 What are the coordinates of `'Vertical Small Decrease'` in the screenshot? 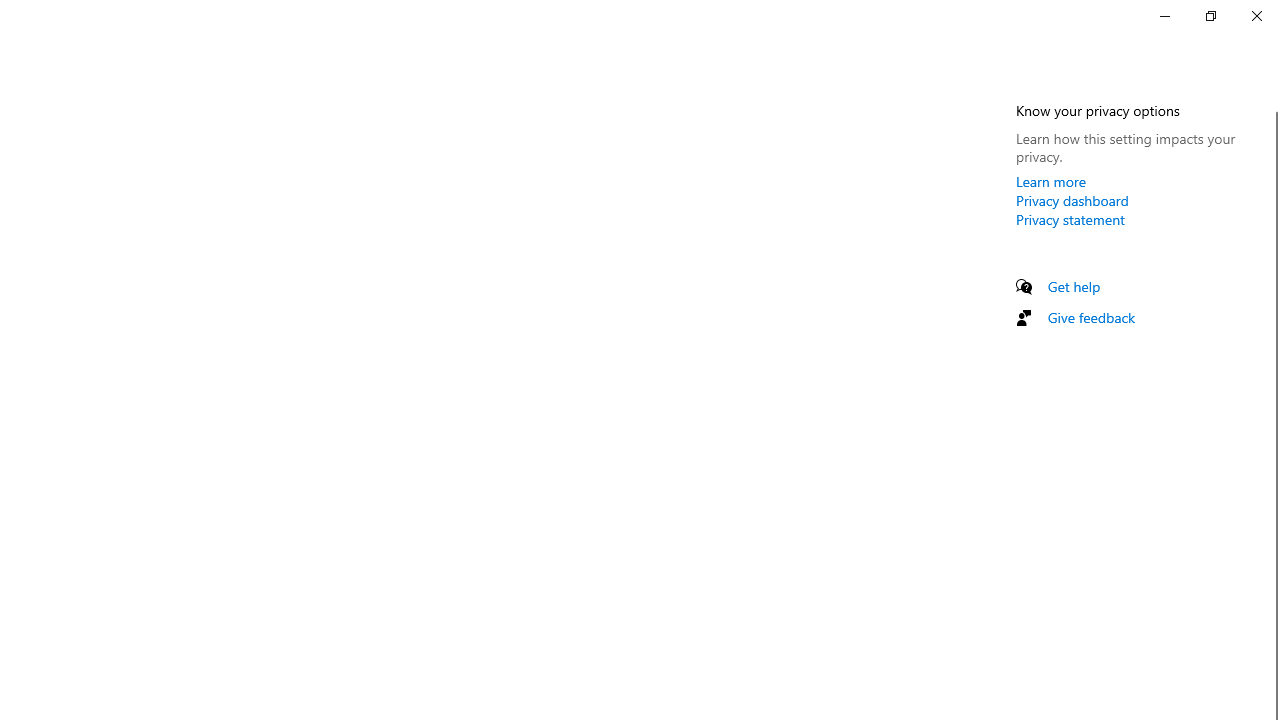 It's located at (1271, 104).